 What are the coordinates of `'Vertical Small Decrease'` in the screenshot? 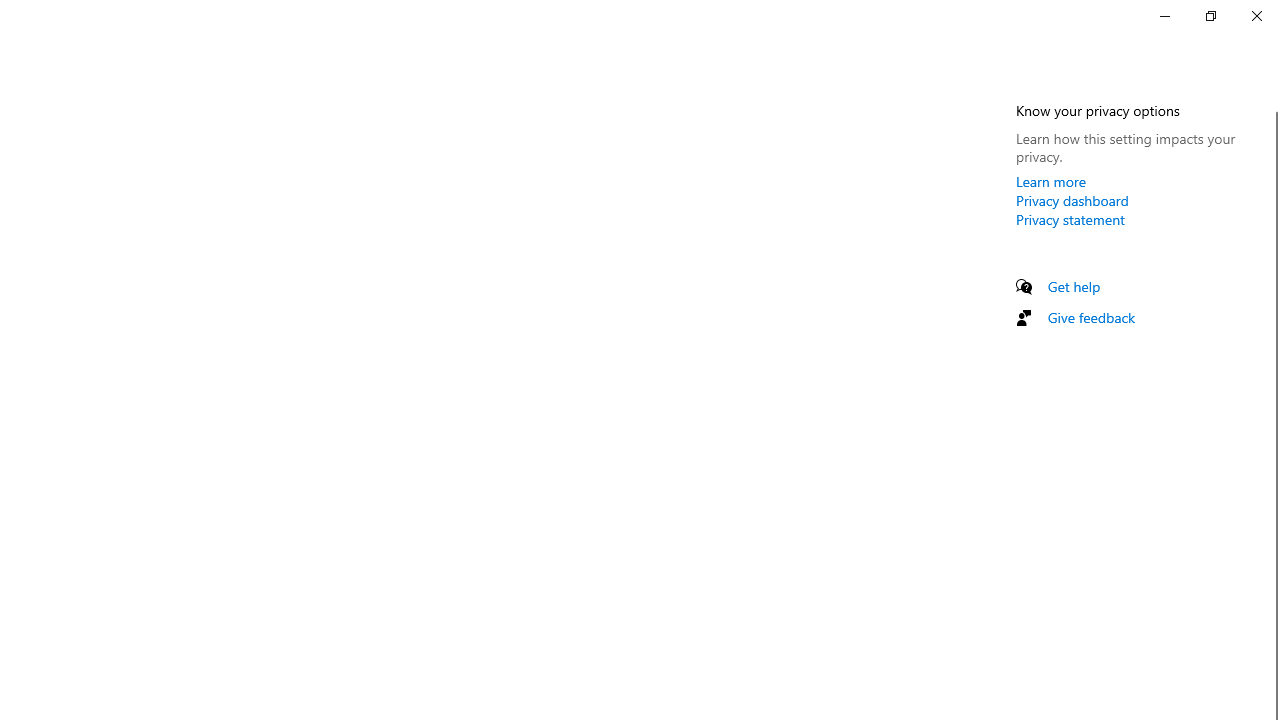 It's located at (1271, 104).